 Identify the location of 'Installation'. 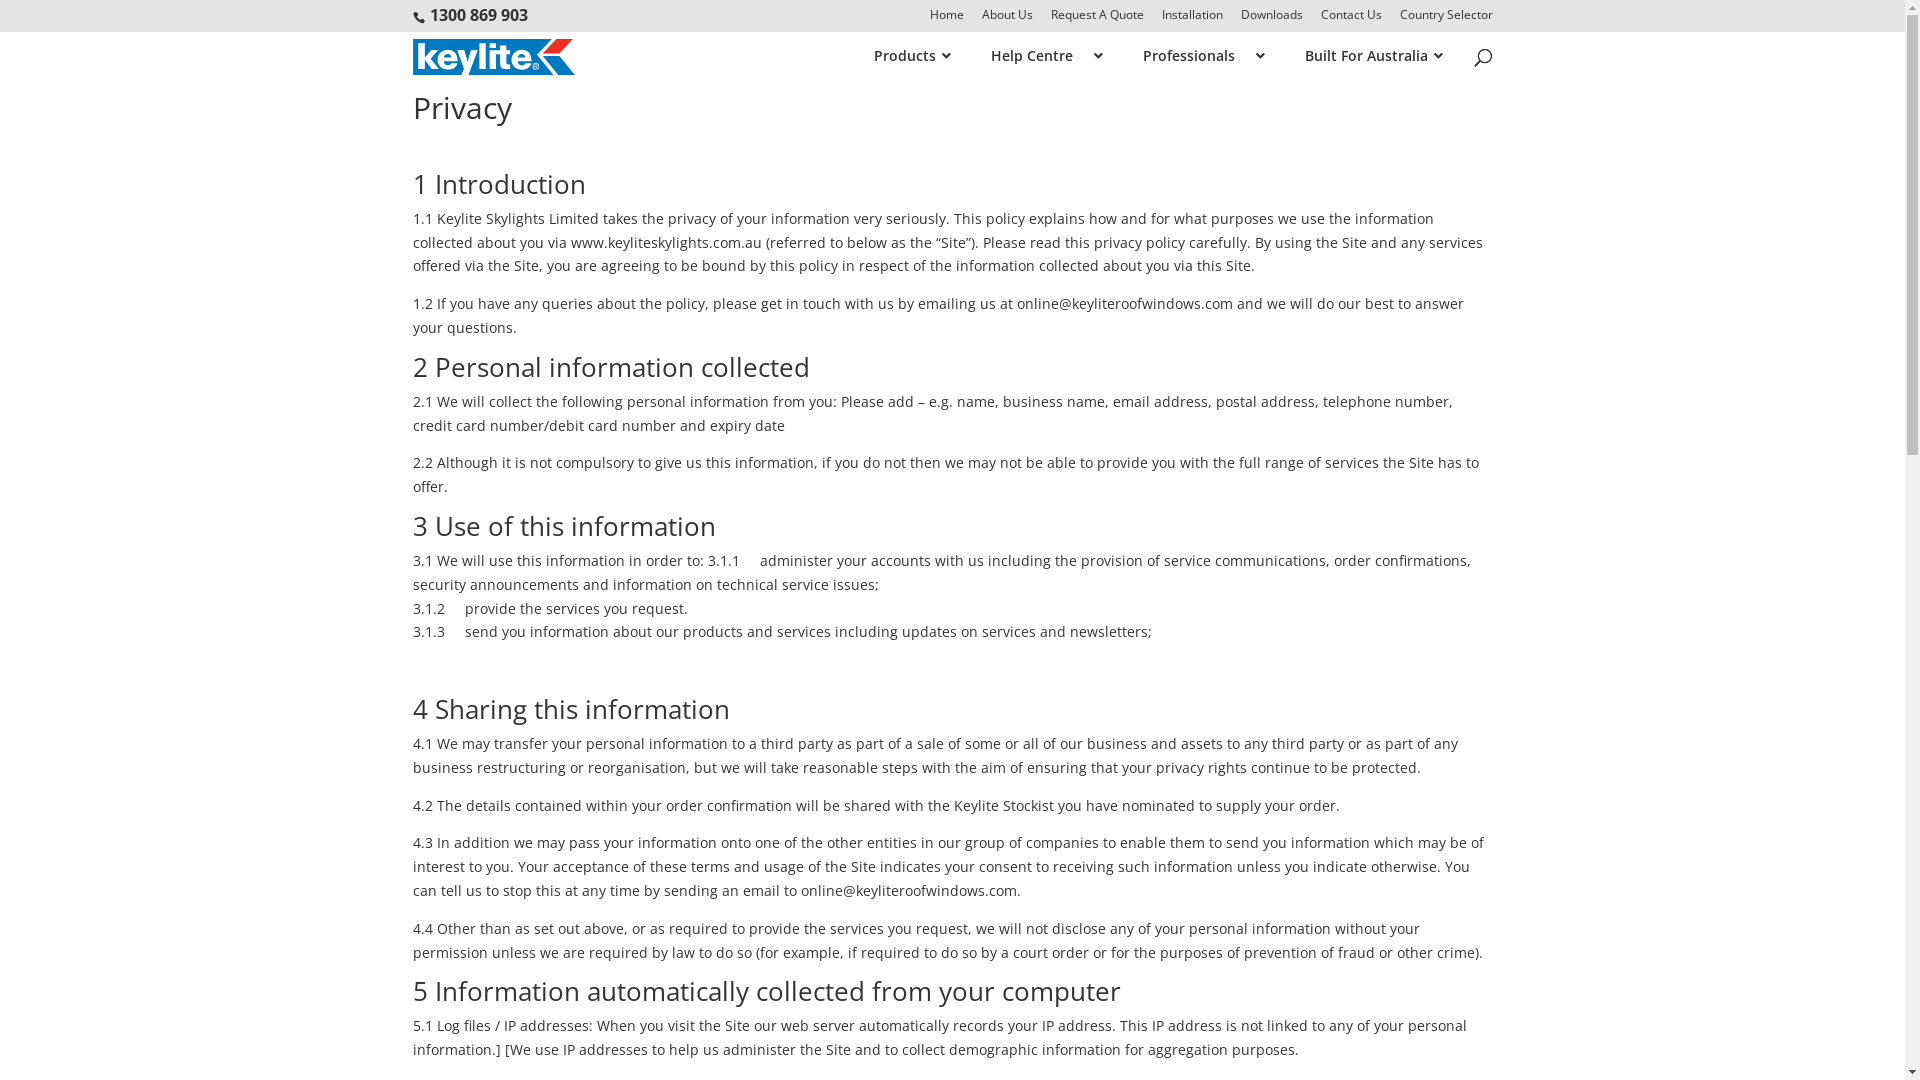
(1192, 19).